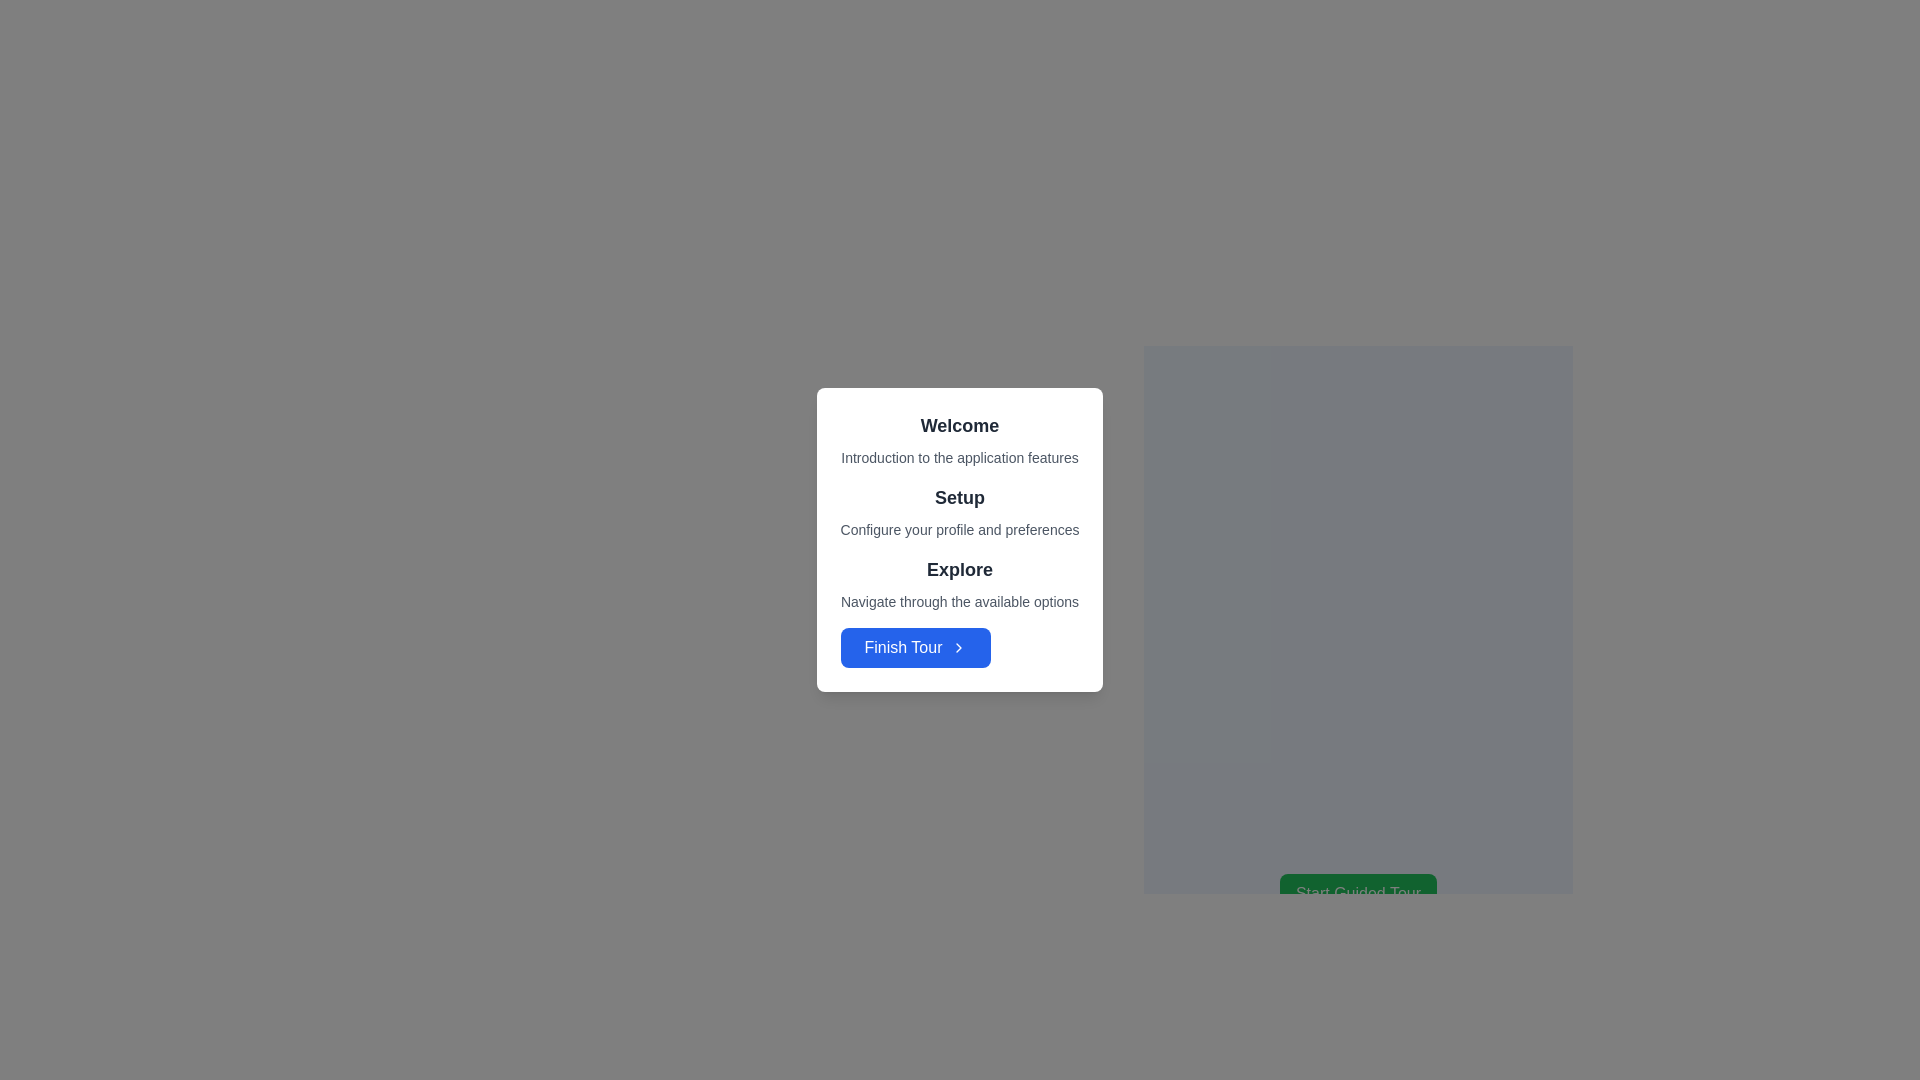 The width and height of the screenshot is (1920, 1080). I want to click on the Text Label that provides a descriptive subtitle or explanatory text to the 'Explore' heading, located directly below the bold text 'Explore' and above the 'Finish Tour' button, so click(960, 600).